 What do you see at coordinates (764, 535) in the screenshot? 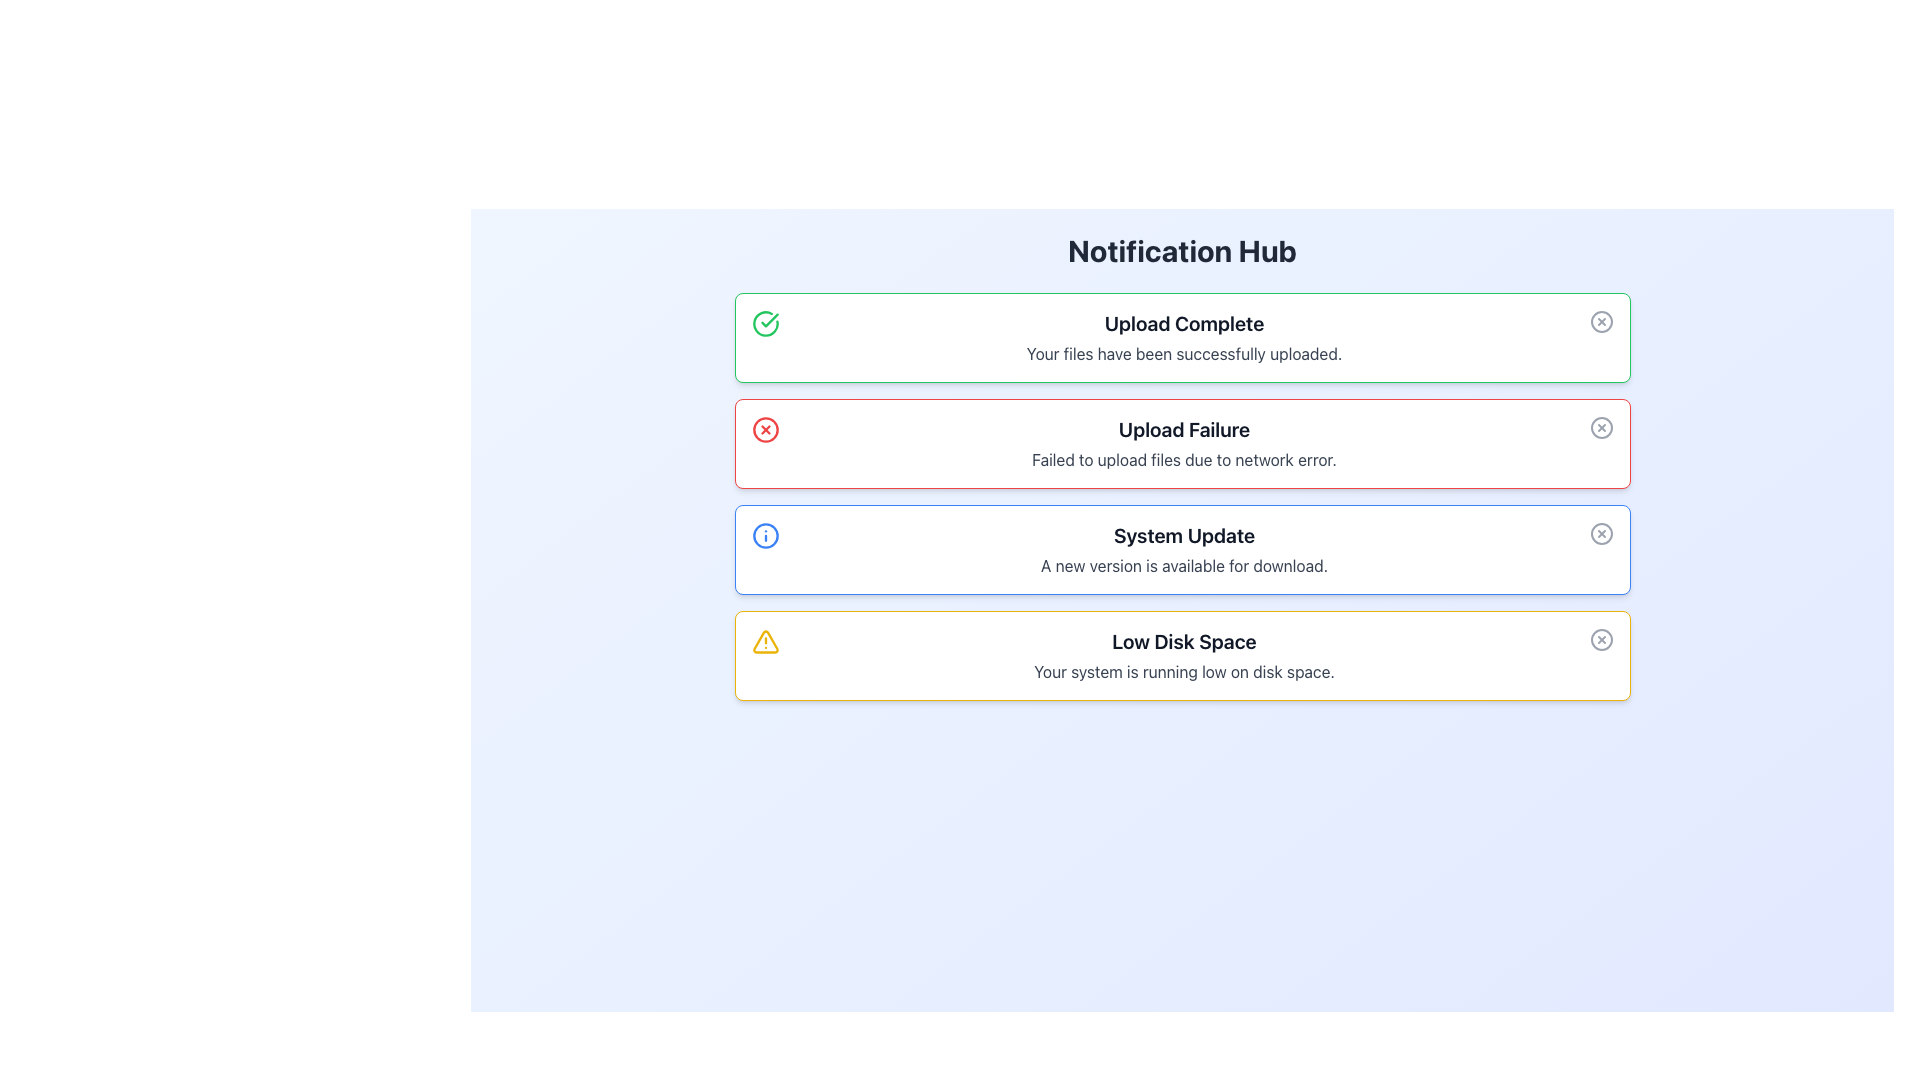
I see `the information icon located at the top-left corner of the 'System Update' notification card to interact with the notification feature` at bounding box center [764, 535].